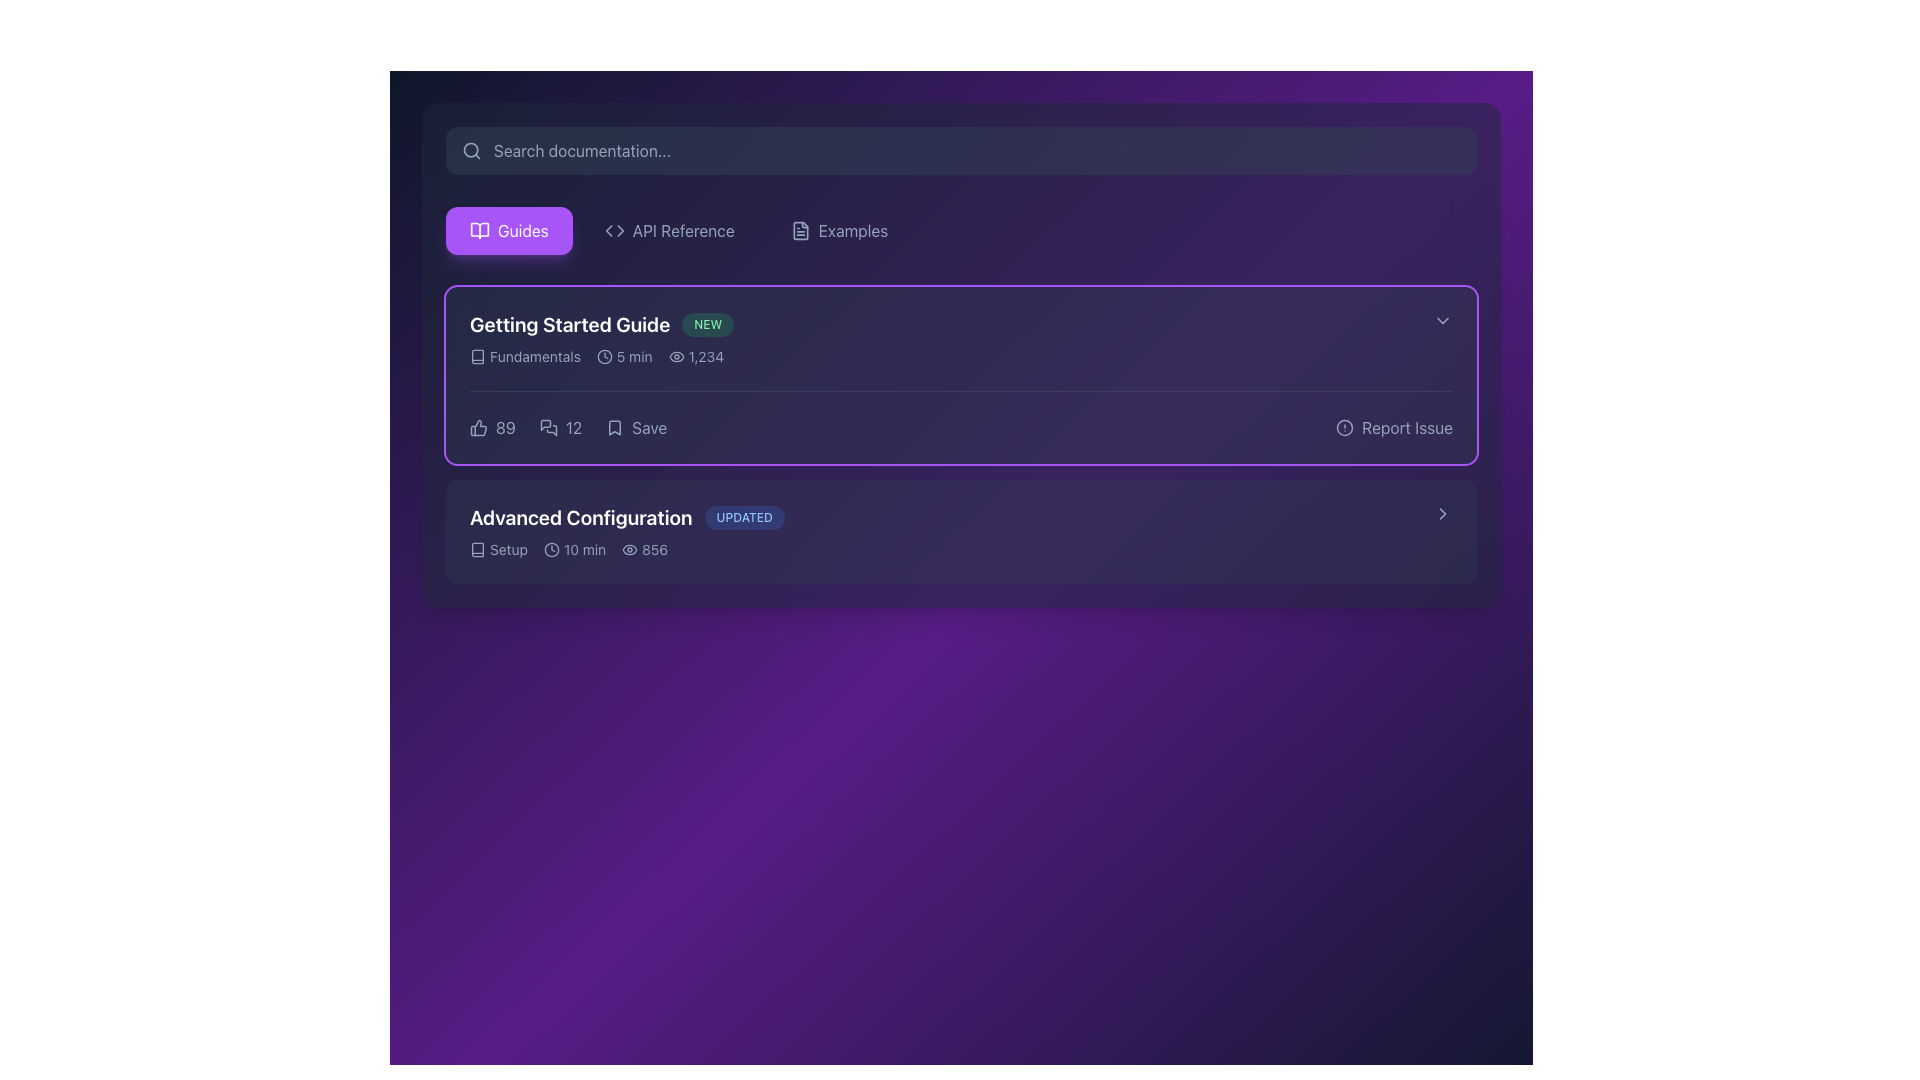 The height and width of the screenshot is (1080, 1920). Describe the element at coordinates (633, 356) in the screenshot. I see `the text label displaying '5 min' which is styled with a clean sans-serif font and is located in the top card section of the interface titled 'Getting Started Guide'. It is positioned to the right of a clock icon, making it the second item in the sequence` at that location.